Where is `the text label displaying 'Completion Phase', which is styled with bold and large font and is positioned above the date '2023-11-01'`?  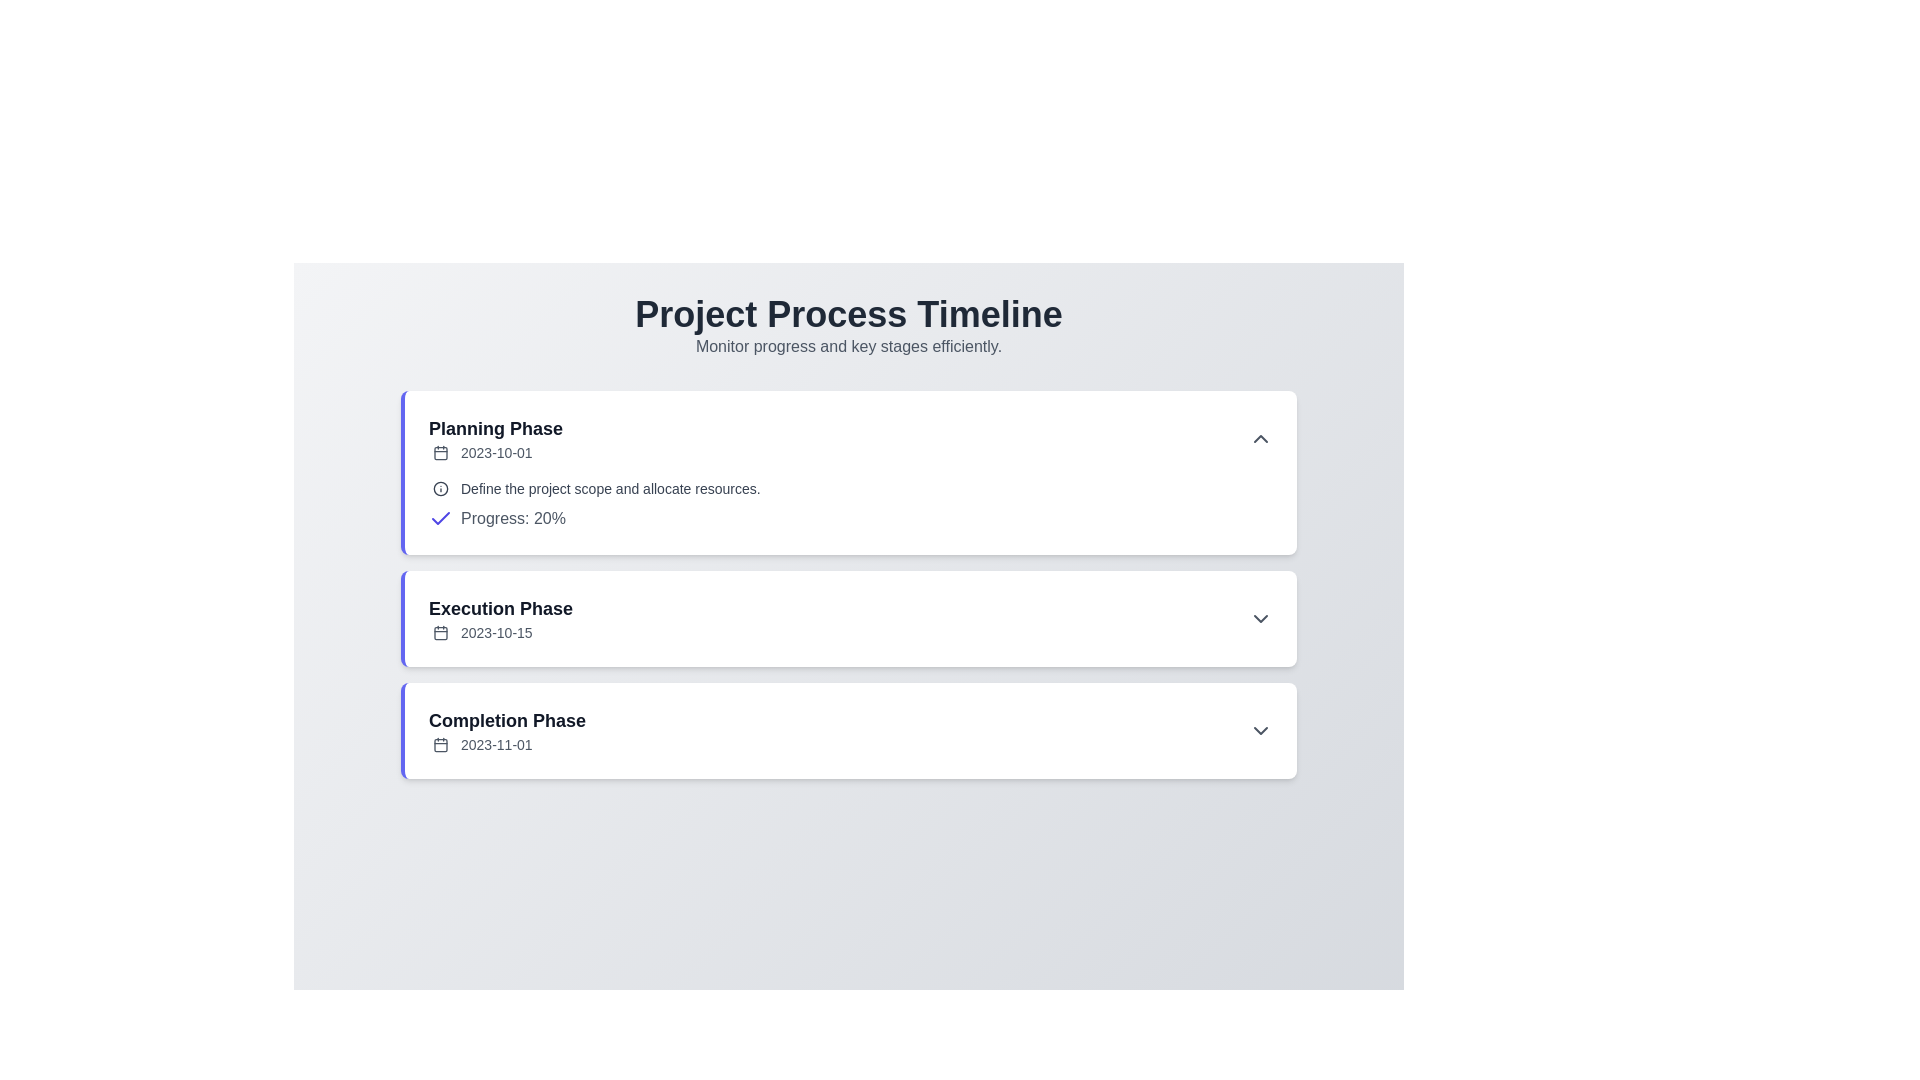 the text label displaying 'Completion Phase', which is styled with bold and large font and is positioned above the date '2023-11-01' is located at coordinates (507, 721).